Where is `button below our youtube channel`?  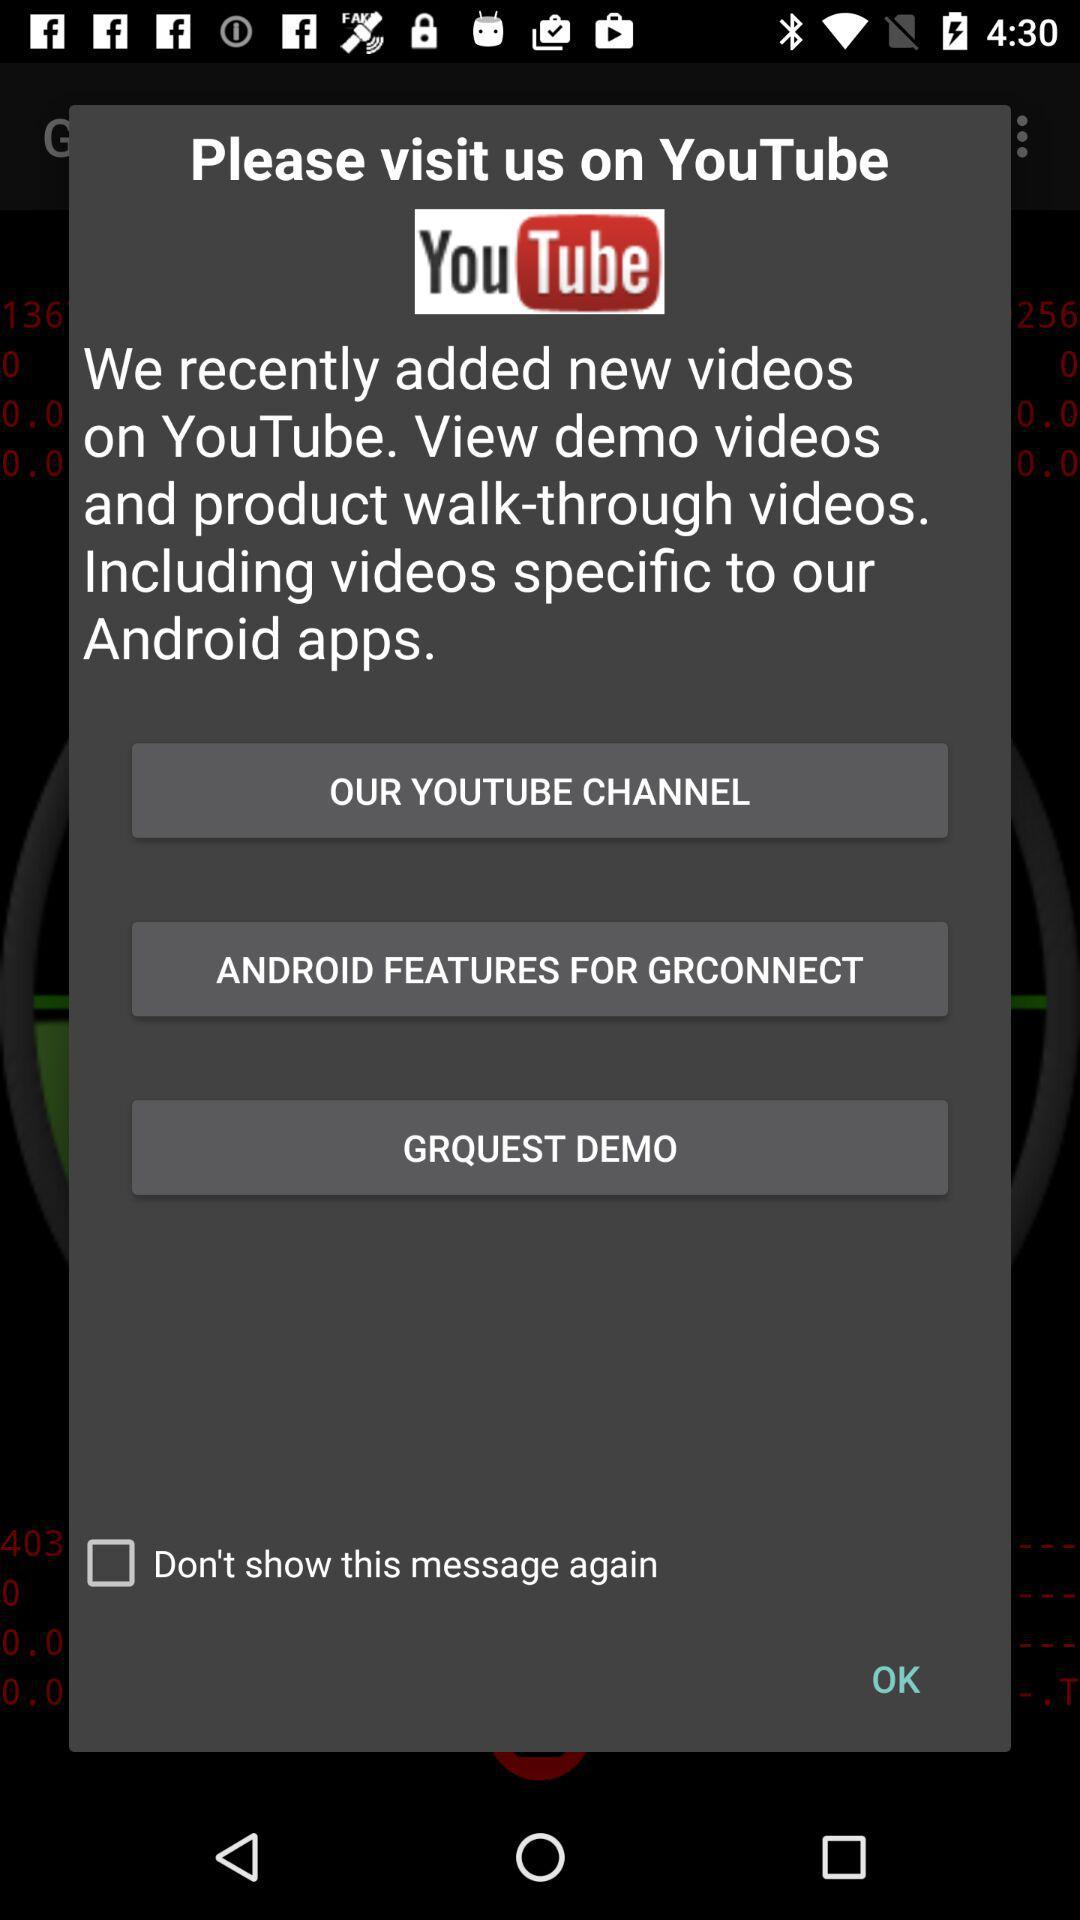 button below our youtube channel is located at coordinates (540, 969).